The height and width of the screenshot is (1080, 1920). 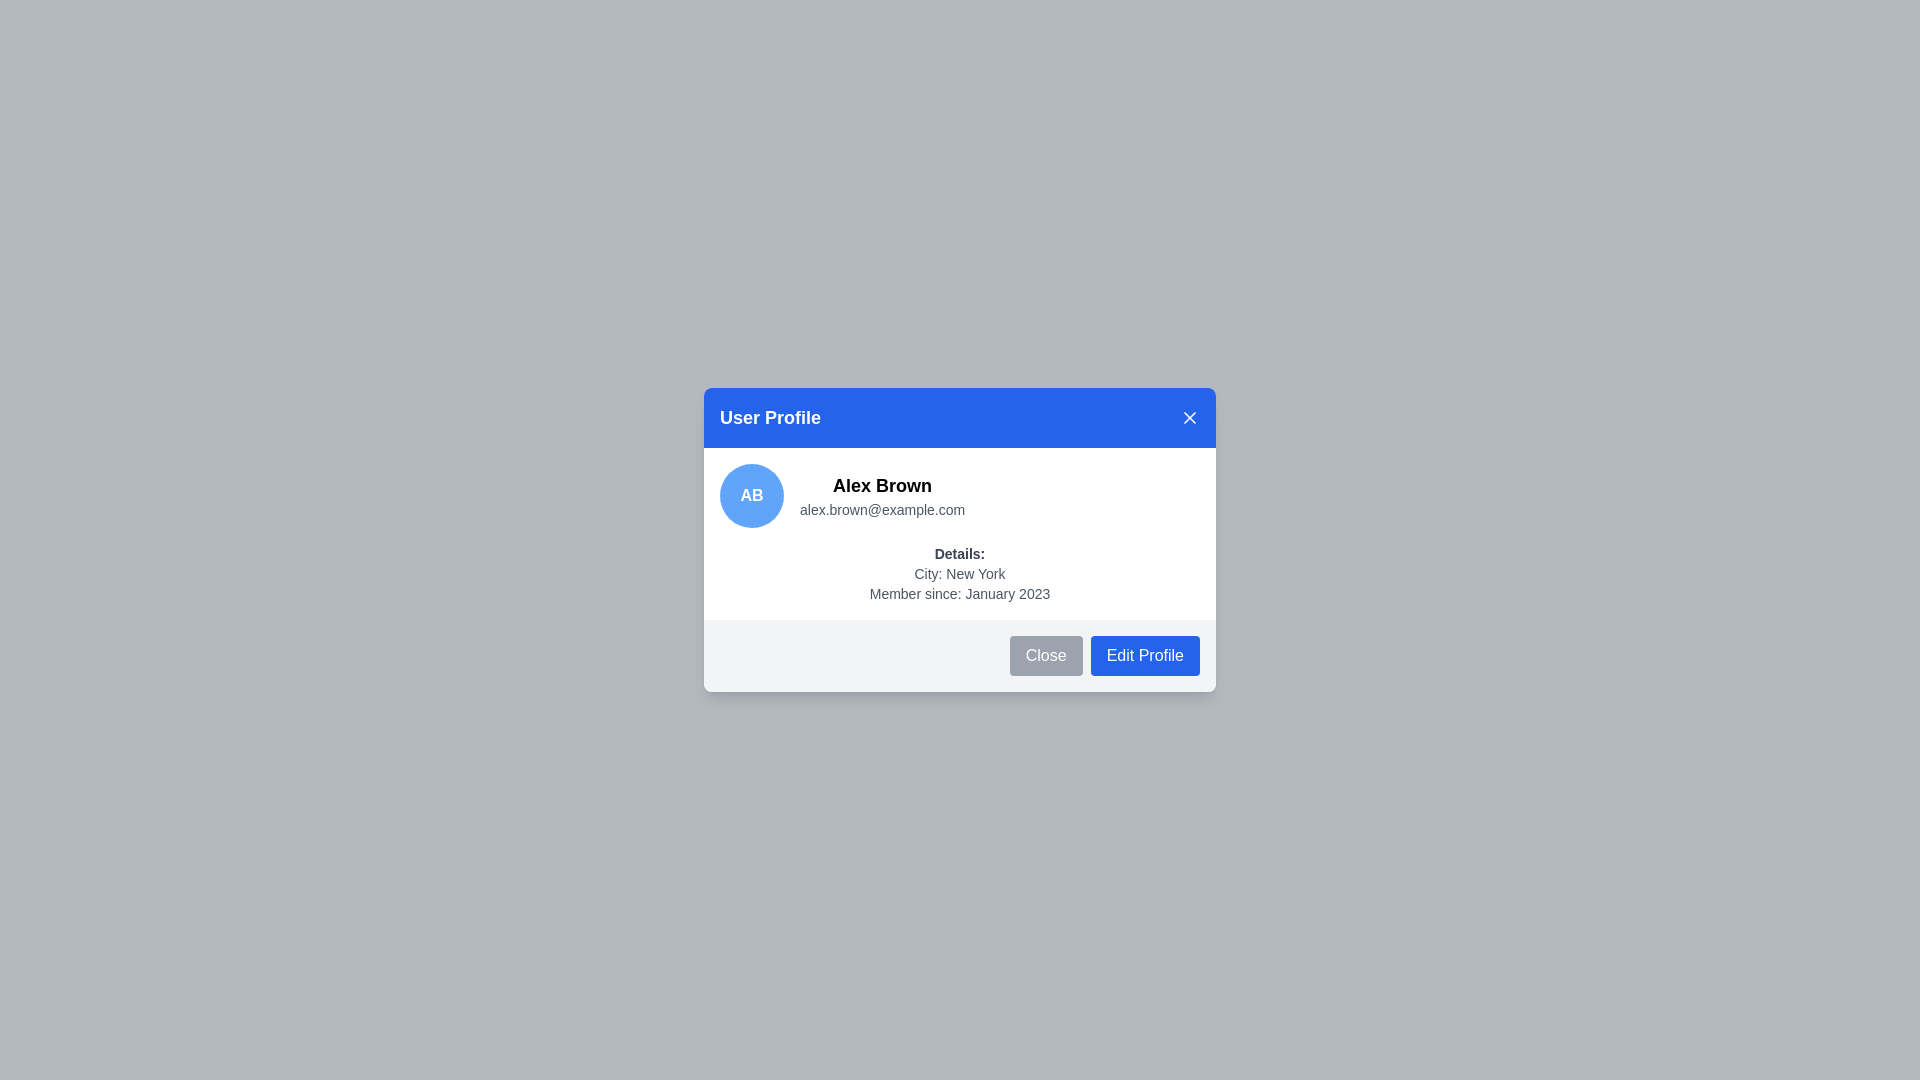 I want to click on the static text display that shows the user's membership initiation date, located beneath 'City: New York' and following 'Details:', which is the last element in the user profile display box, so click(x=960, y=593).